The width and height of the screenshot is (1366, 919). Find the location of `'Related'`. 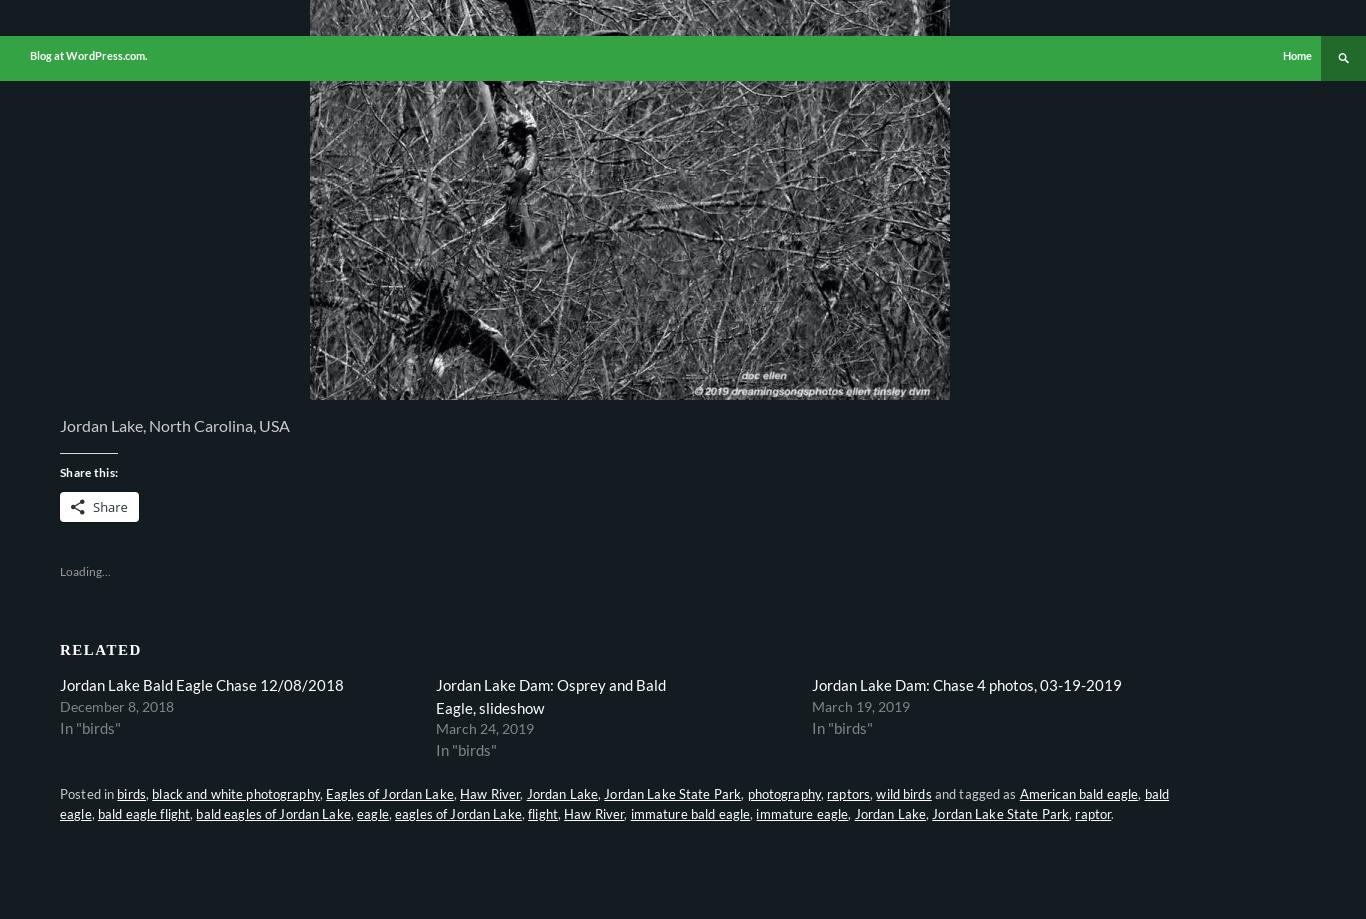

'Related' is located at coordinates (100, 647).